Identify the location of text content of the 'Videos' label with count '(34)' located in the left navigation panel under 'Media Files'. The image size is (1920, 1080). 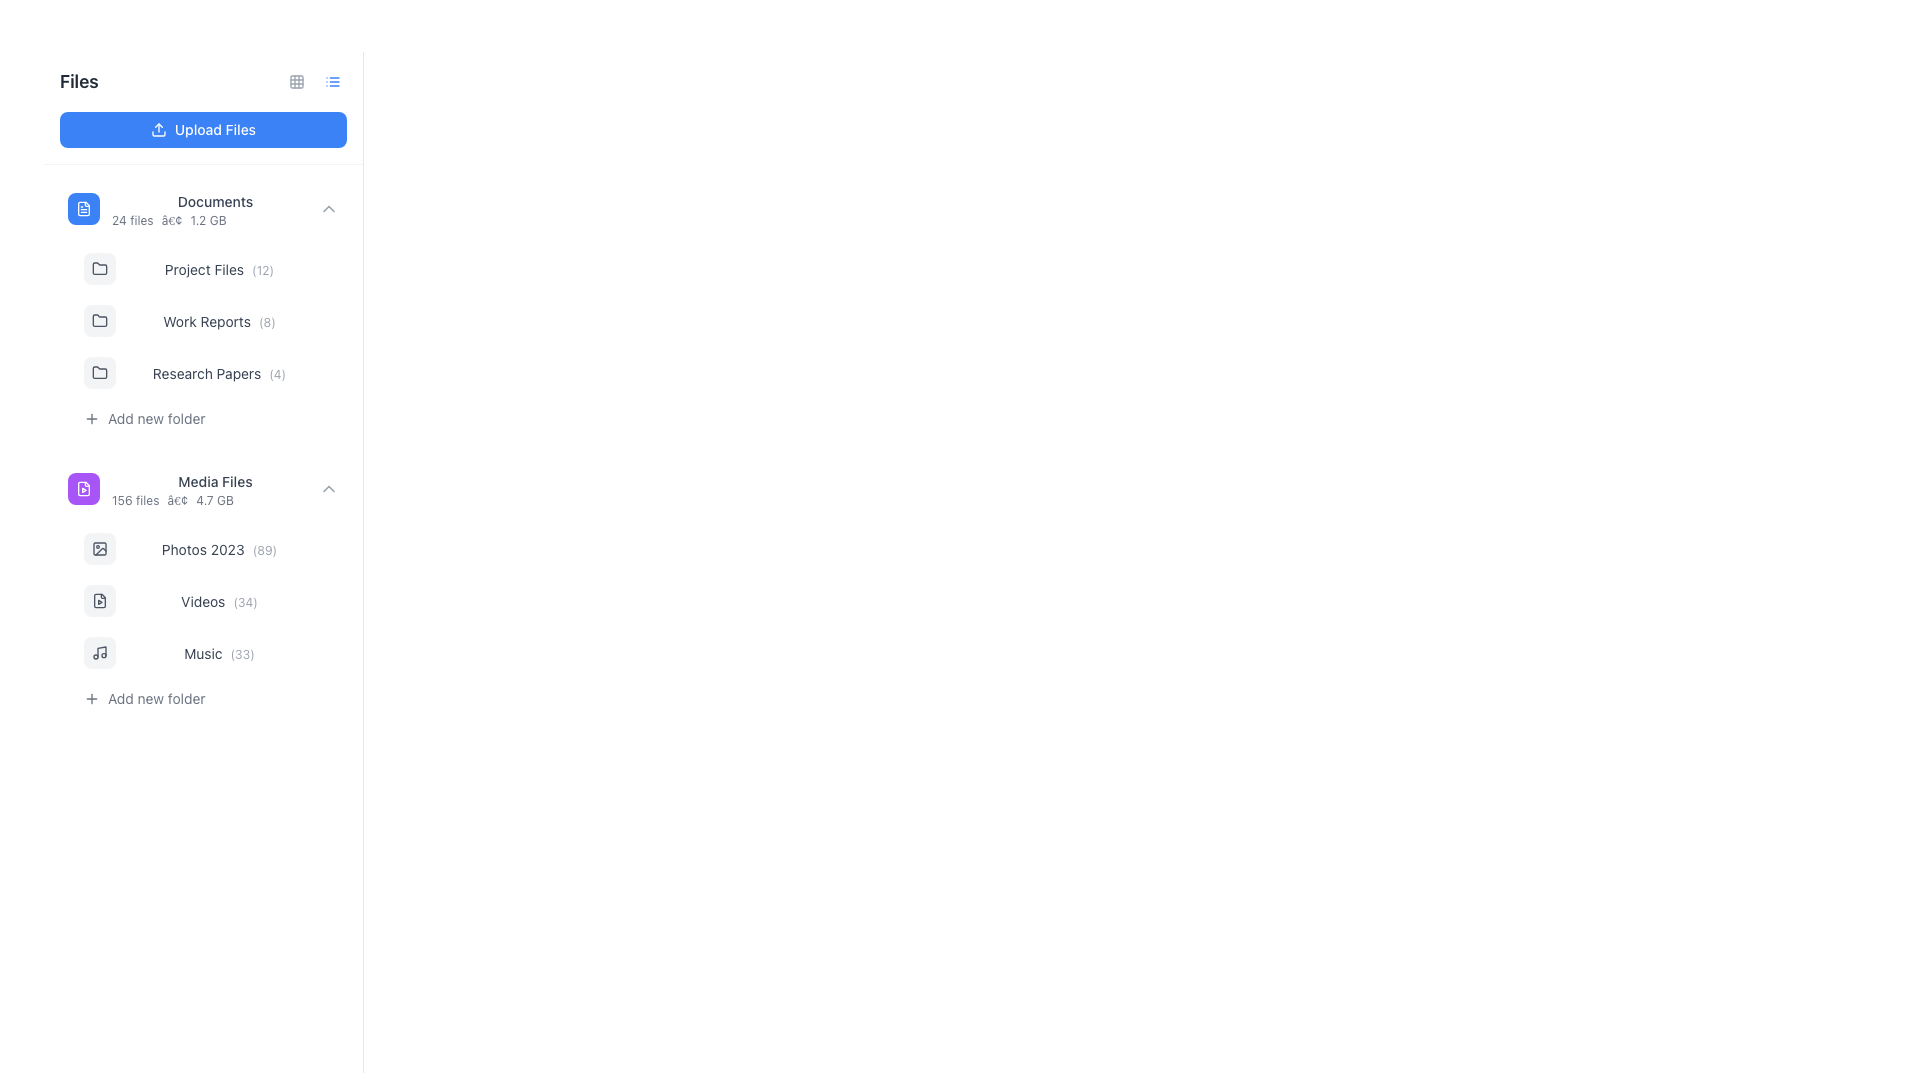
(219, 600).